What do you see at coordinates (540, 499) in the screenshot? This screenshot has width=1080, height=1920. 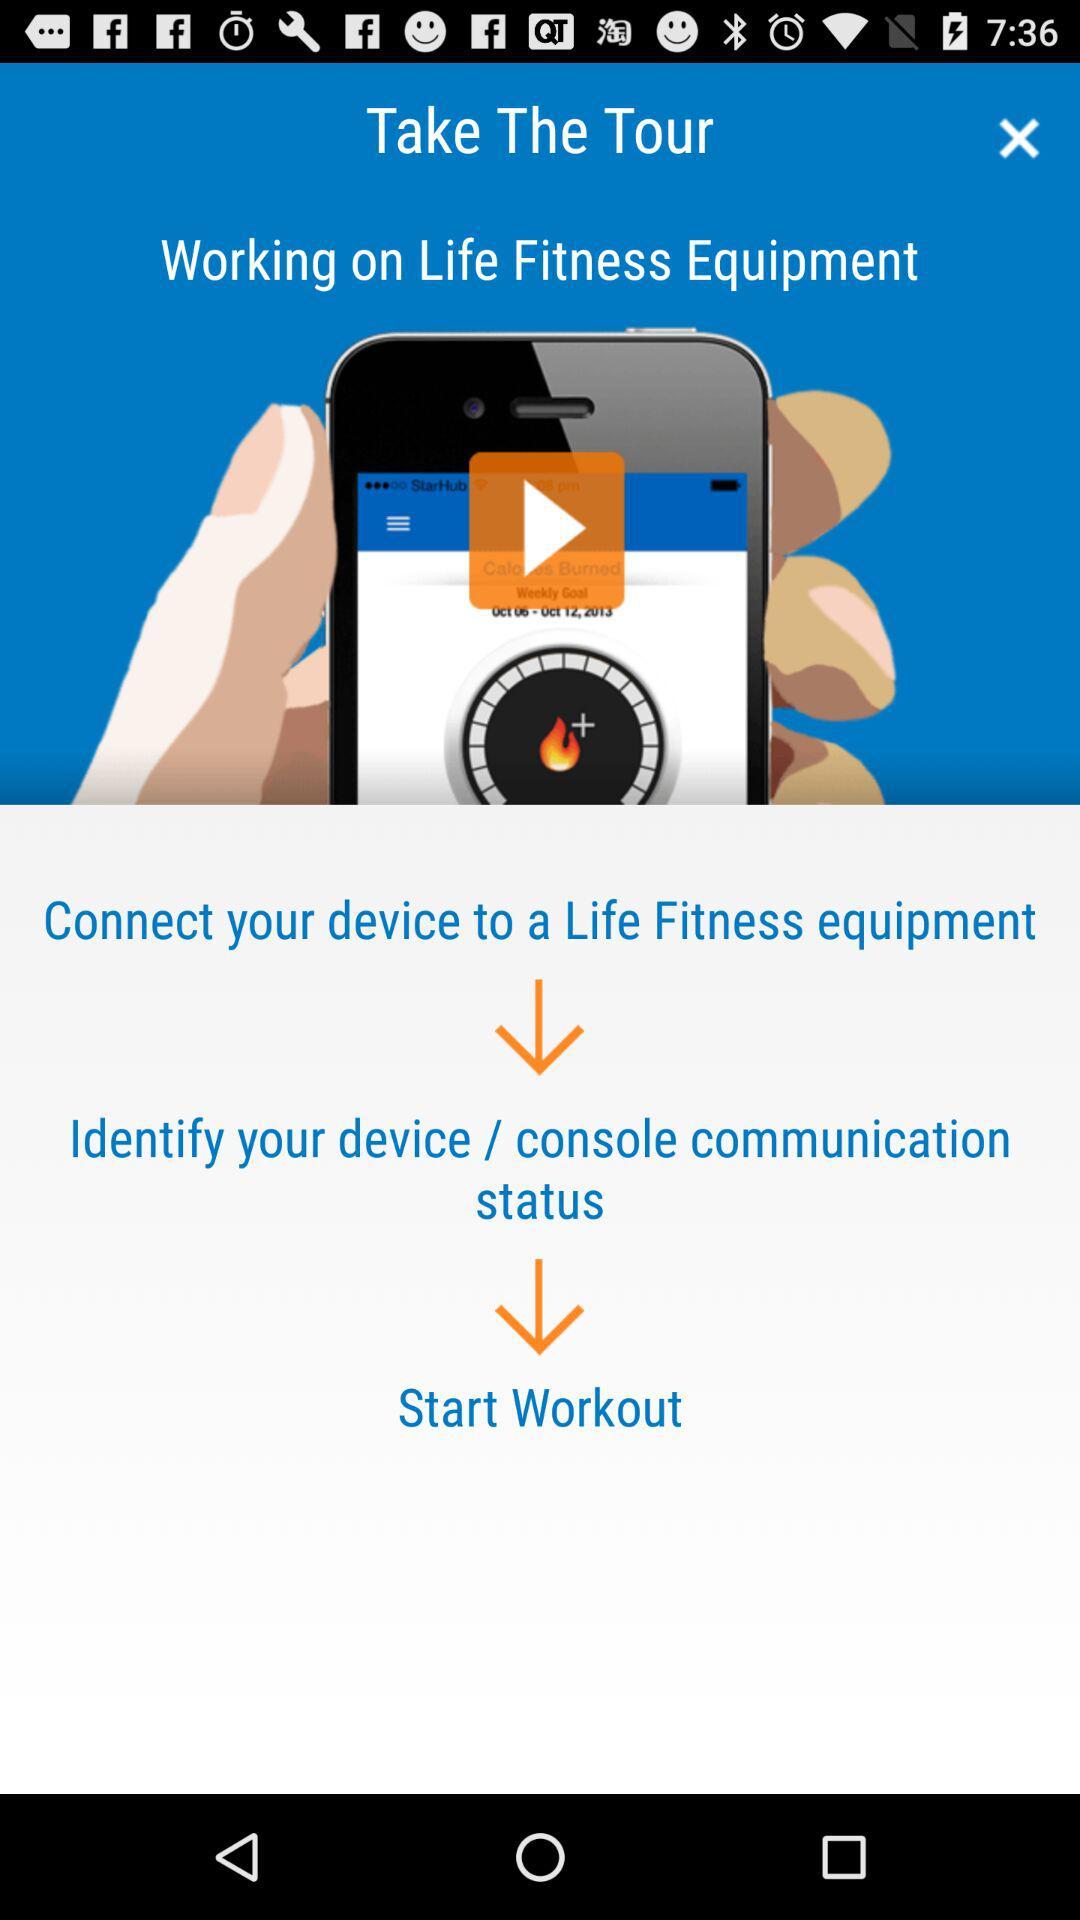 I see `video box` at bounding box center [540, 499].